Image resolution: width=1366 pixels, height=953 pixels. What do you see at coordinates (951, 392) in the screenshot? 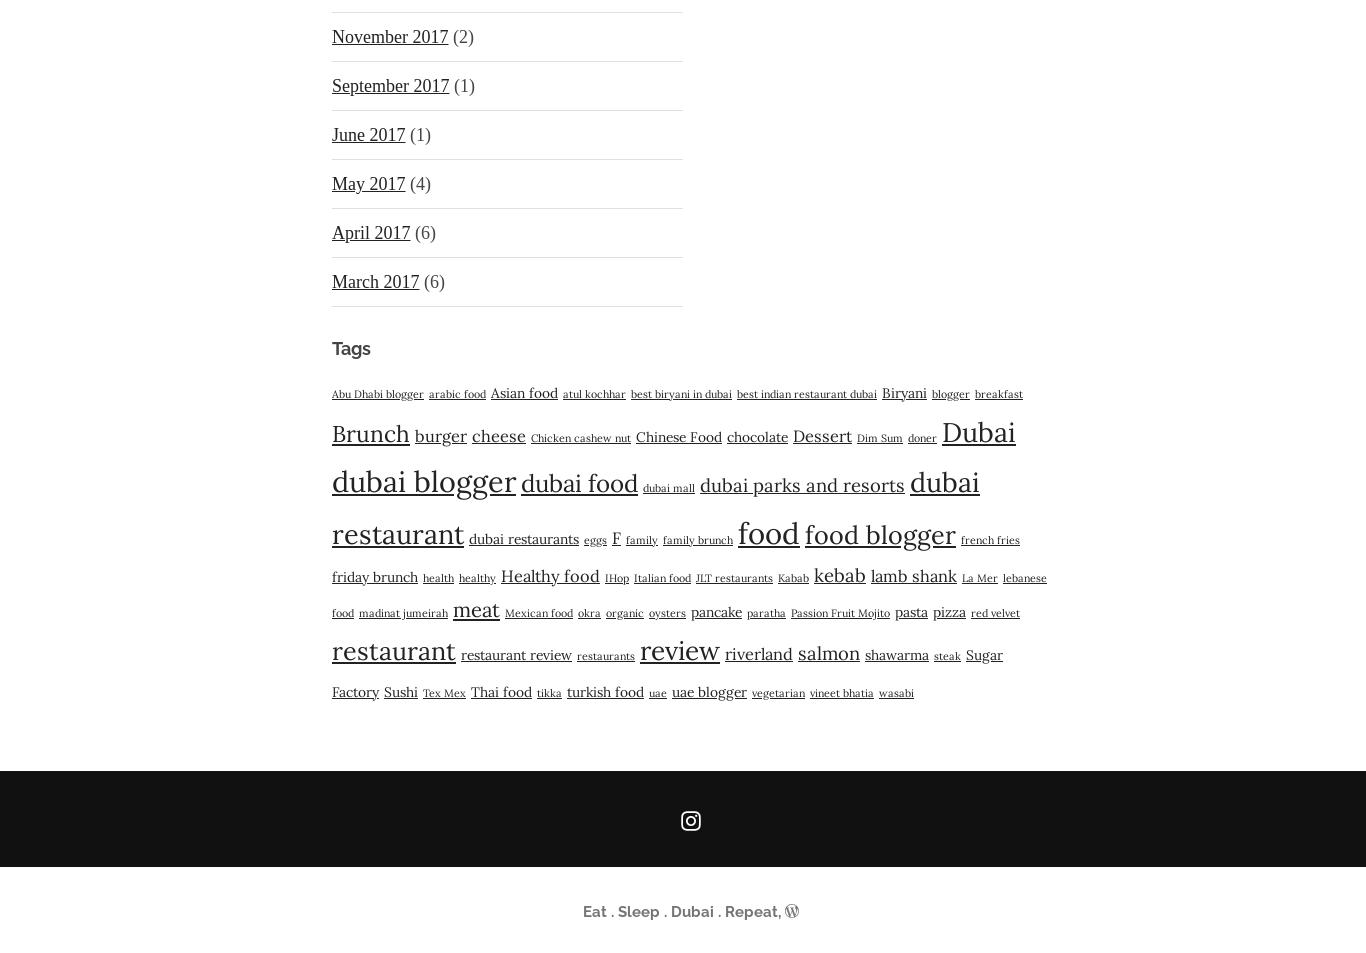
I see `'blogger'` at bounding box center [951, 392].